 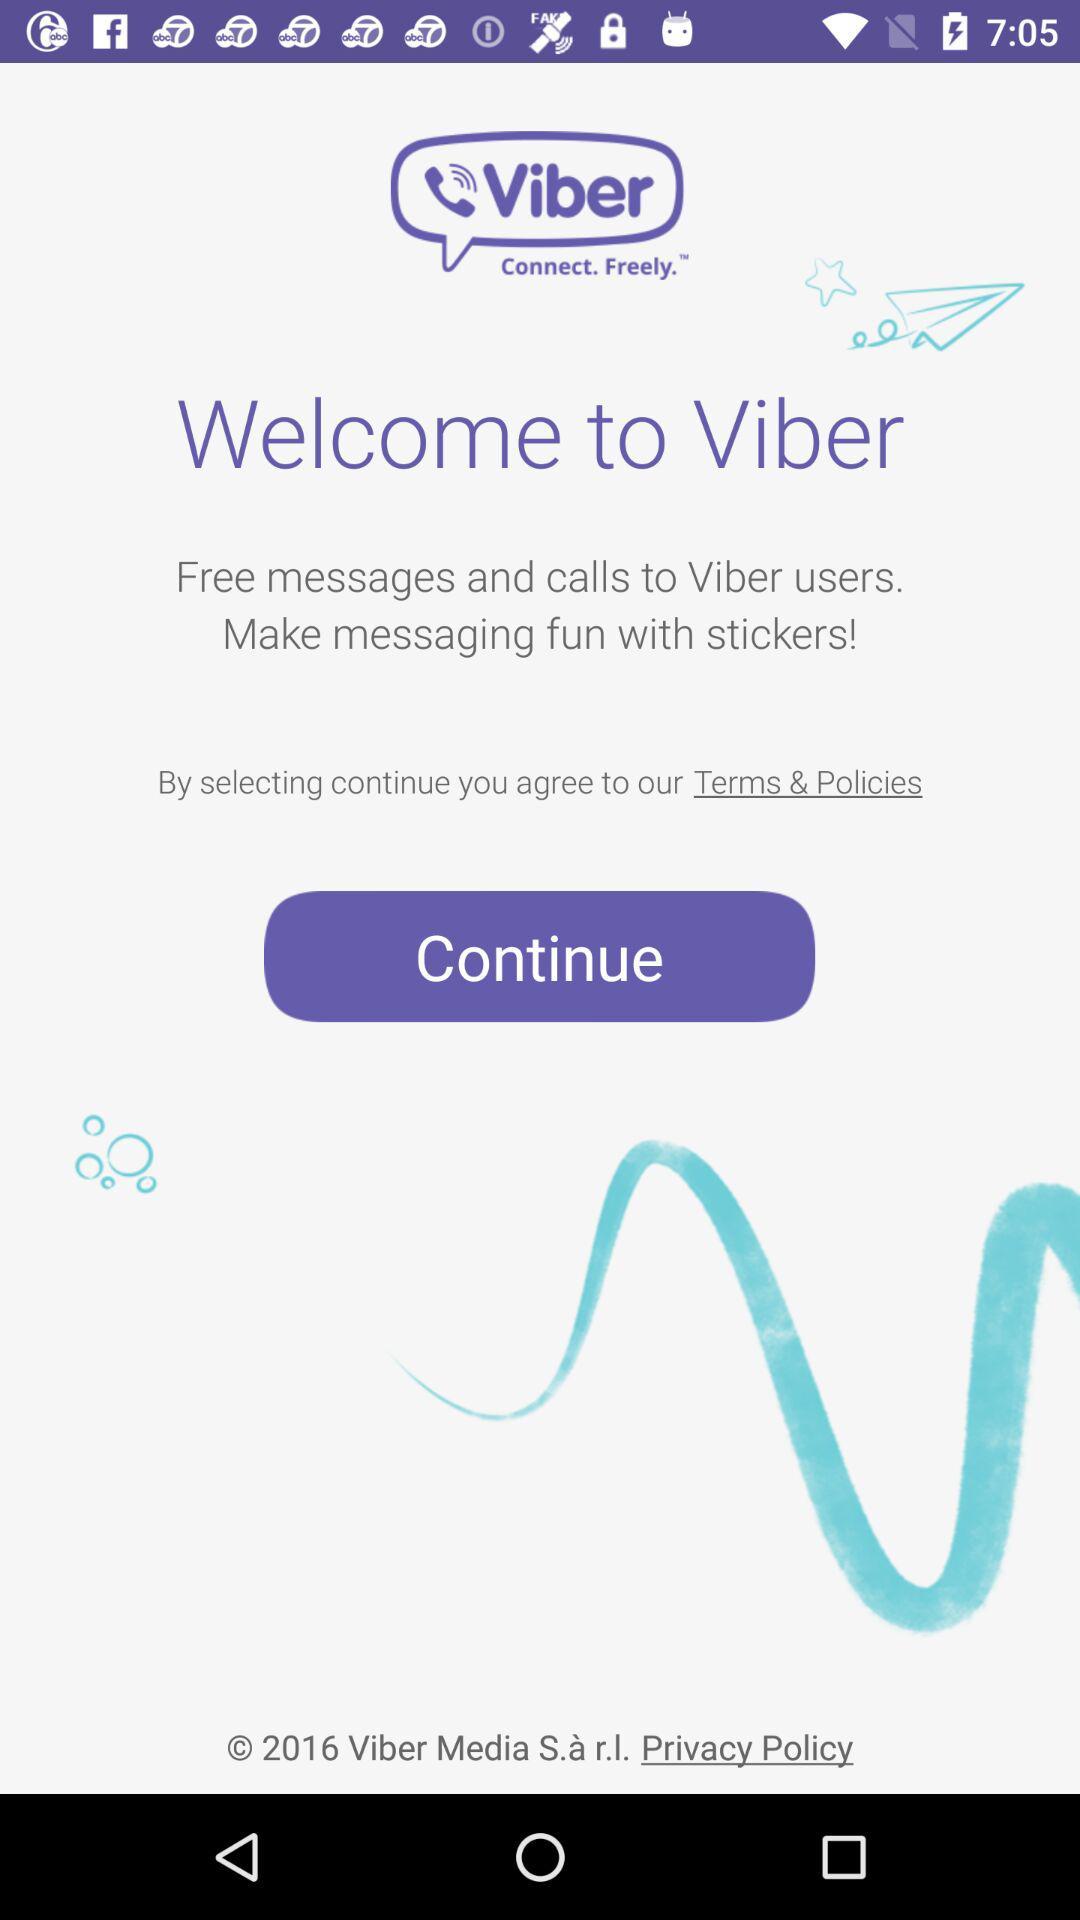 I want to click on the item next to 2016 viber media item, so click(x=747, y=1729).